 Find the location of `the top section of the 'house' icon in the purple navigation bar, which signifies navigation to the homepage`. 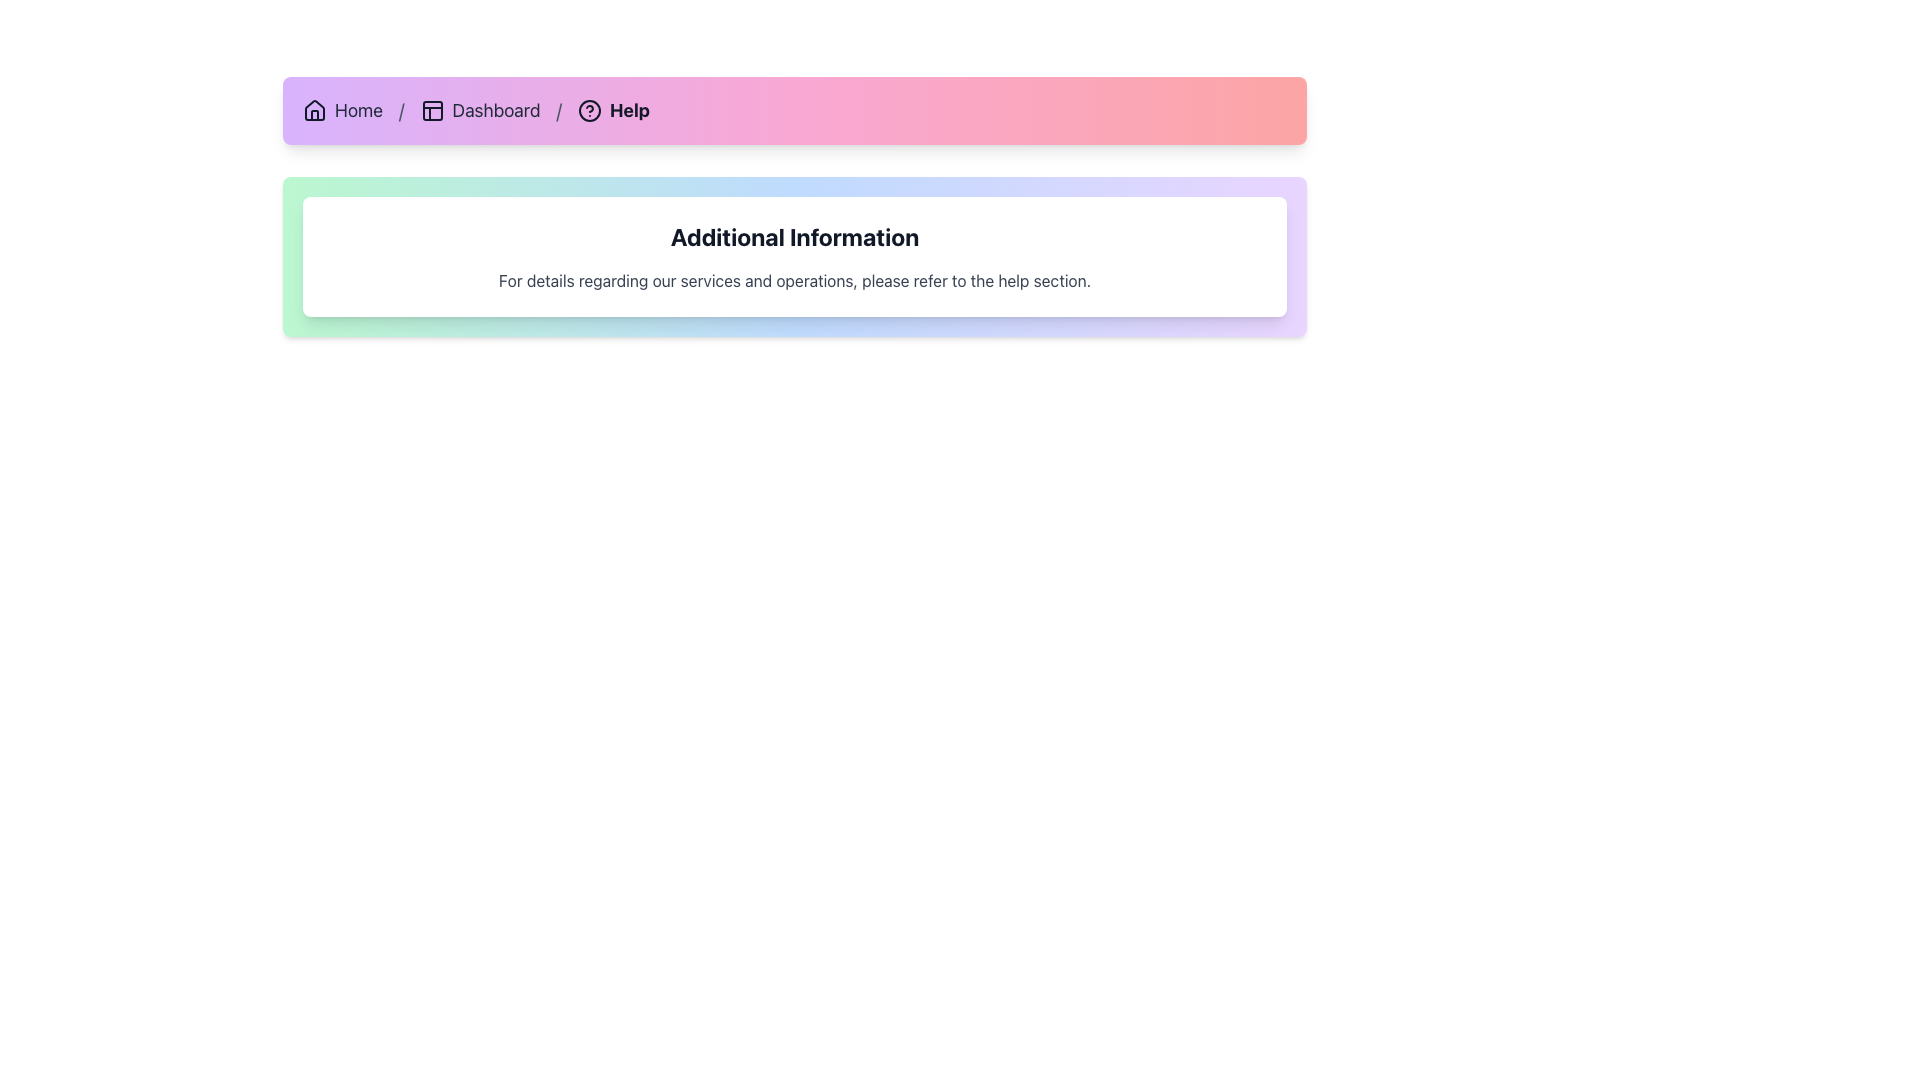

the top section of the 'house' icon in the purple navigation bar, which signifies navigation to the homepage is located at coordinates (314, 110).